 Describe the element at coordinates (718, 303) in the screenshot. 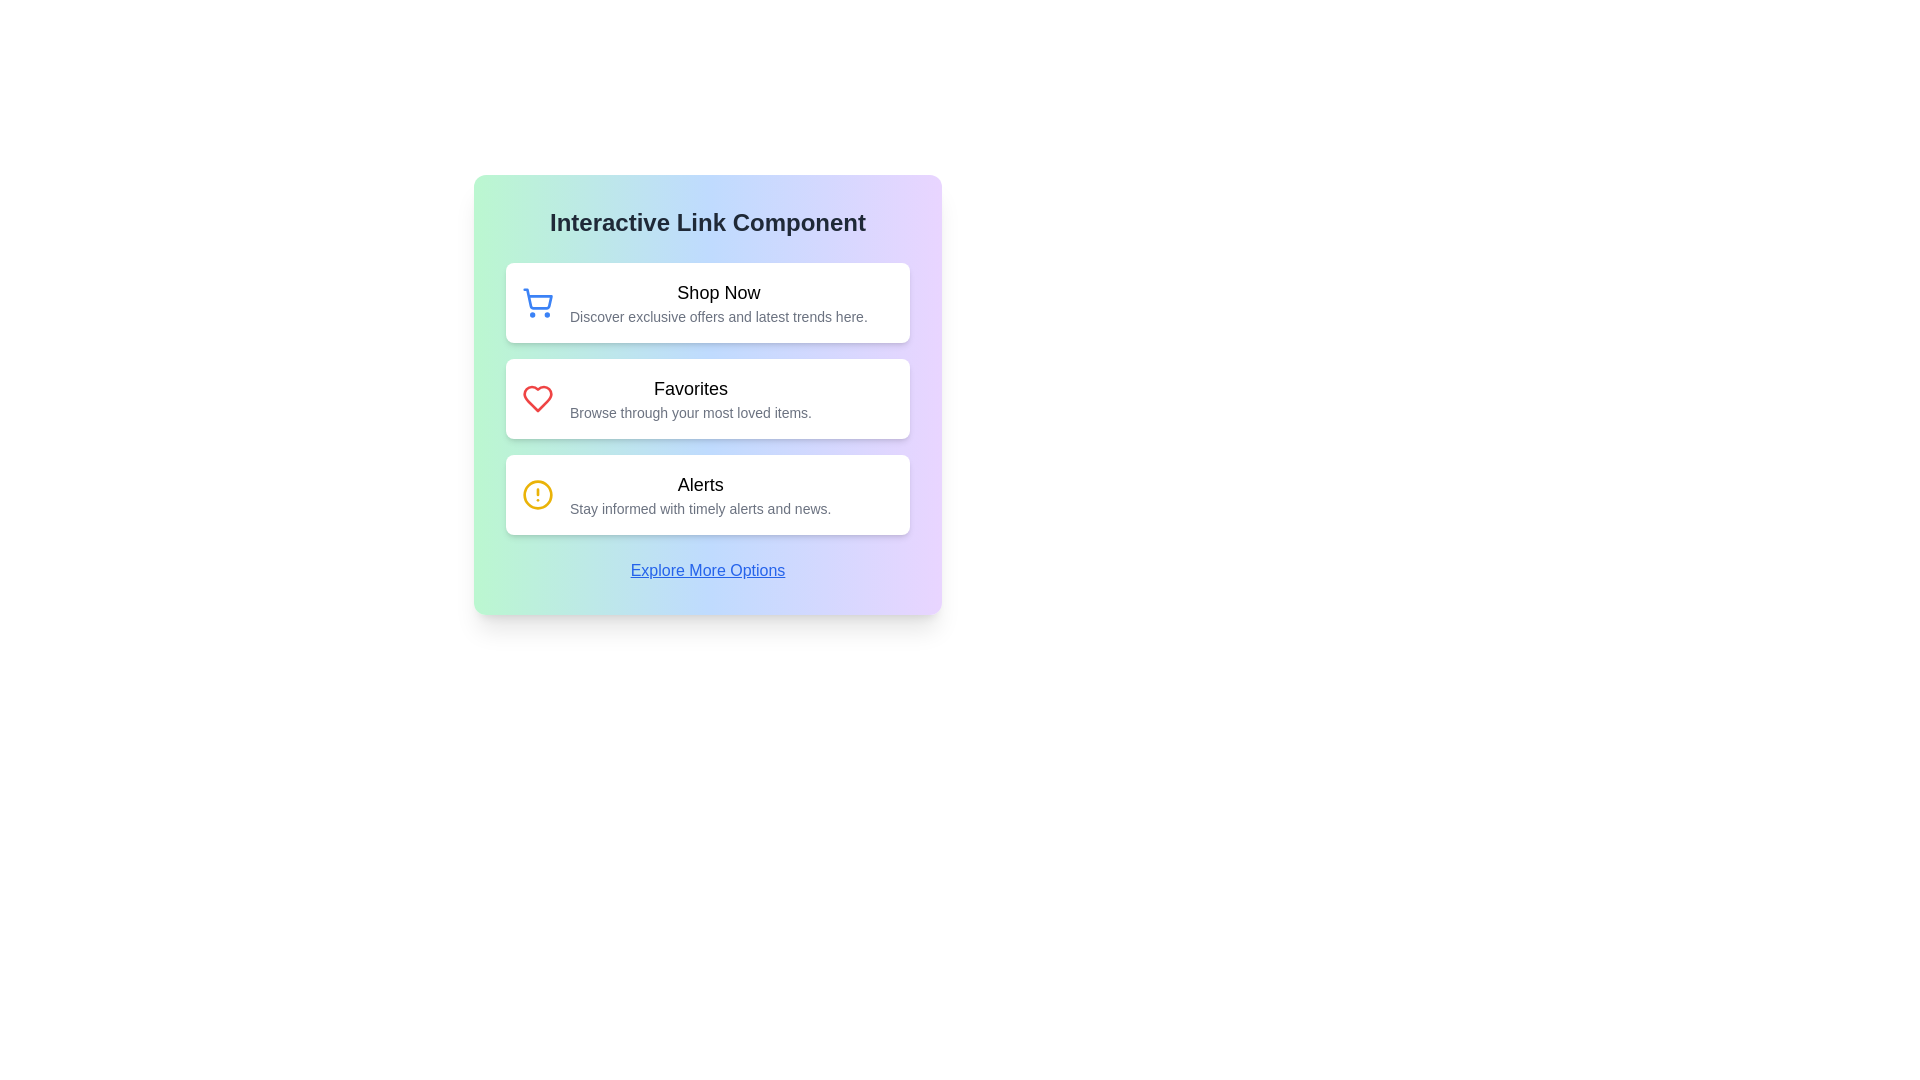

I see `text content located at the top of the vertical list of clickable options within a light-shaded card box, positioned above the 'Favorites' and 'Alerts' elements` at that location.